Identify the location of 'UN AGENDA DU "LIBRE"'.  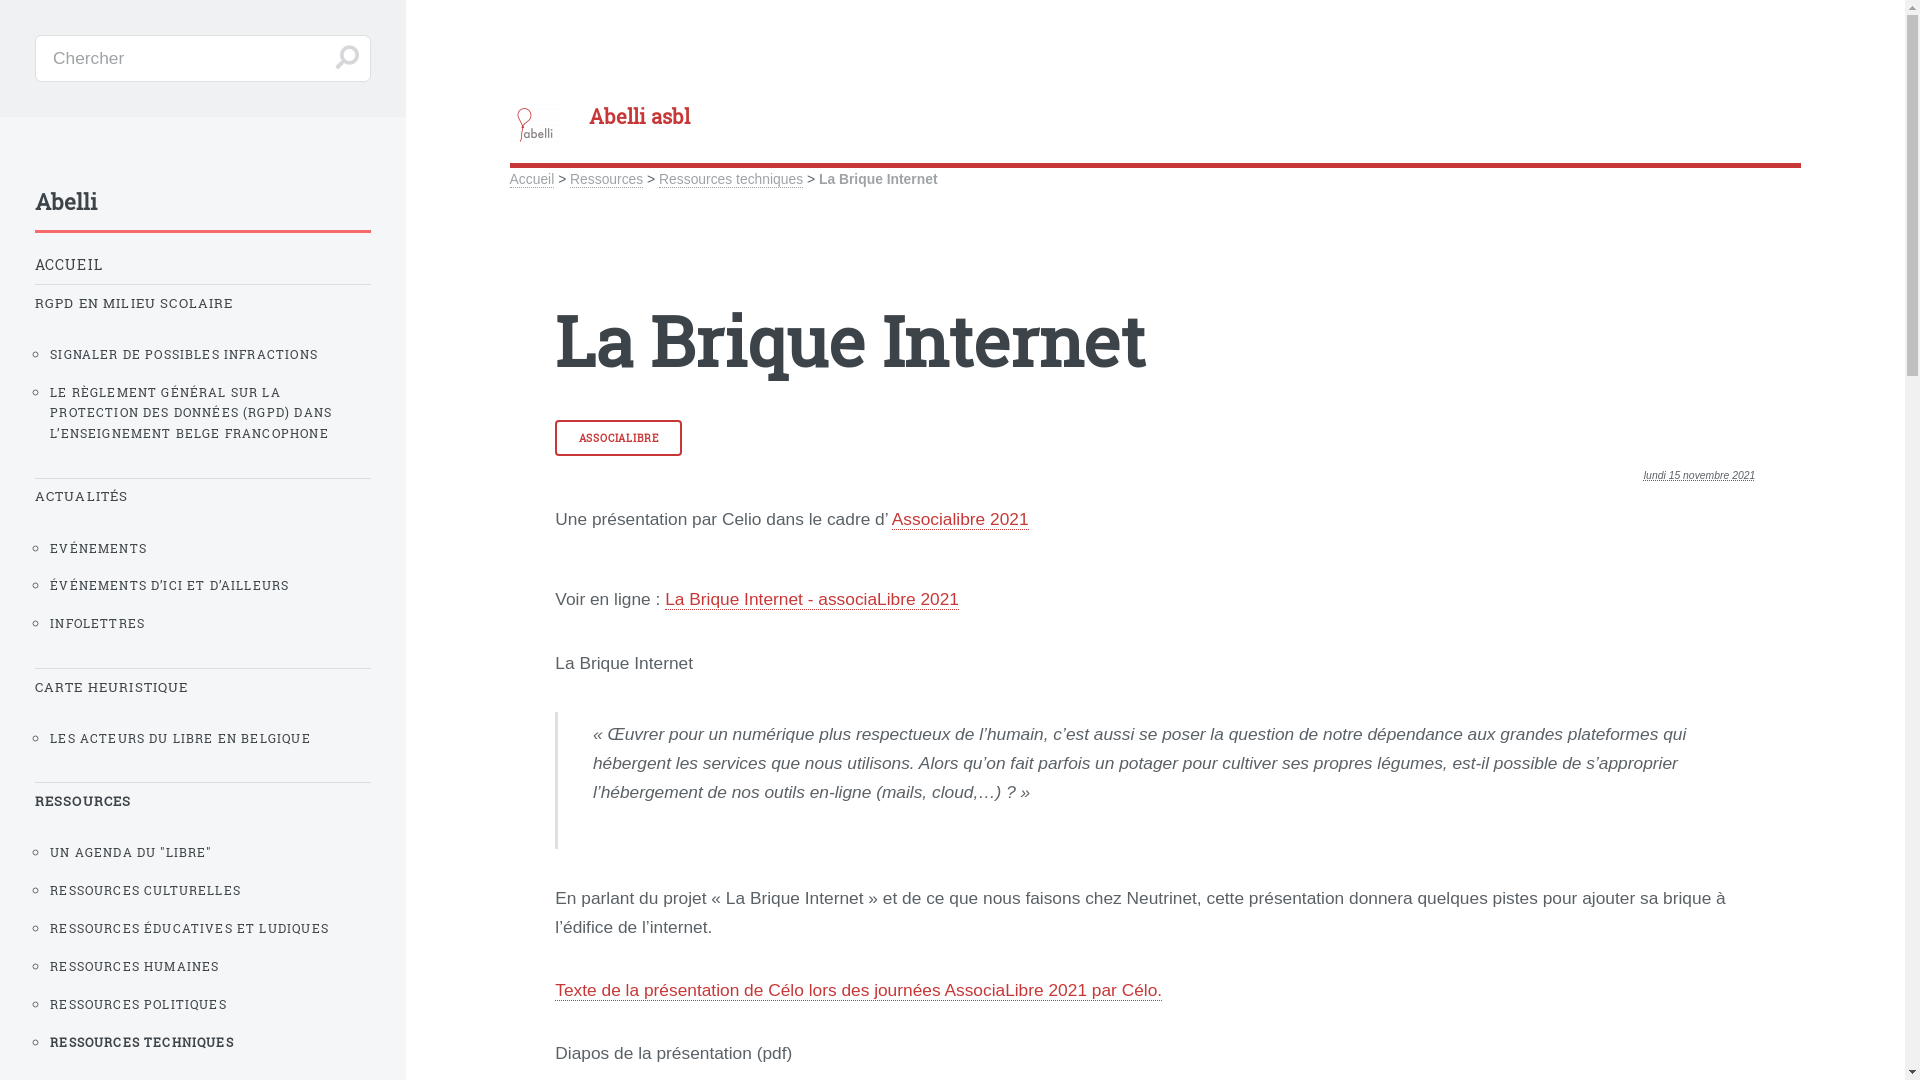
(210, 852).